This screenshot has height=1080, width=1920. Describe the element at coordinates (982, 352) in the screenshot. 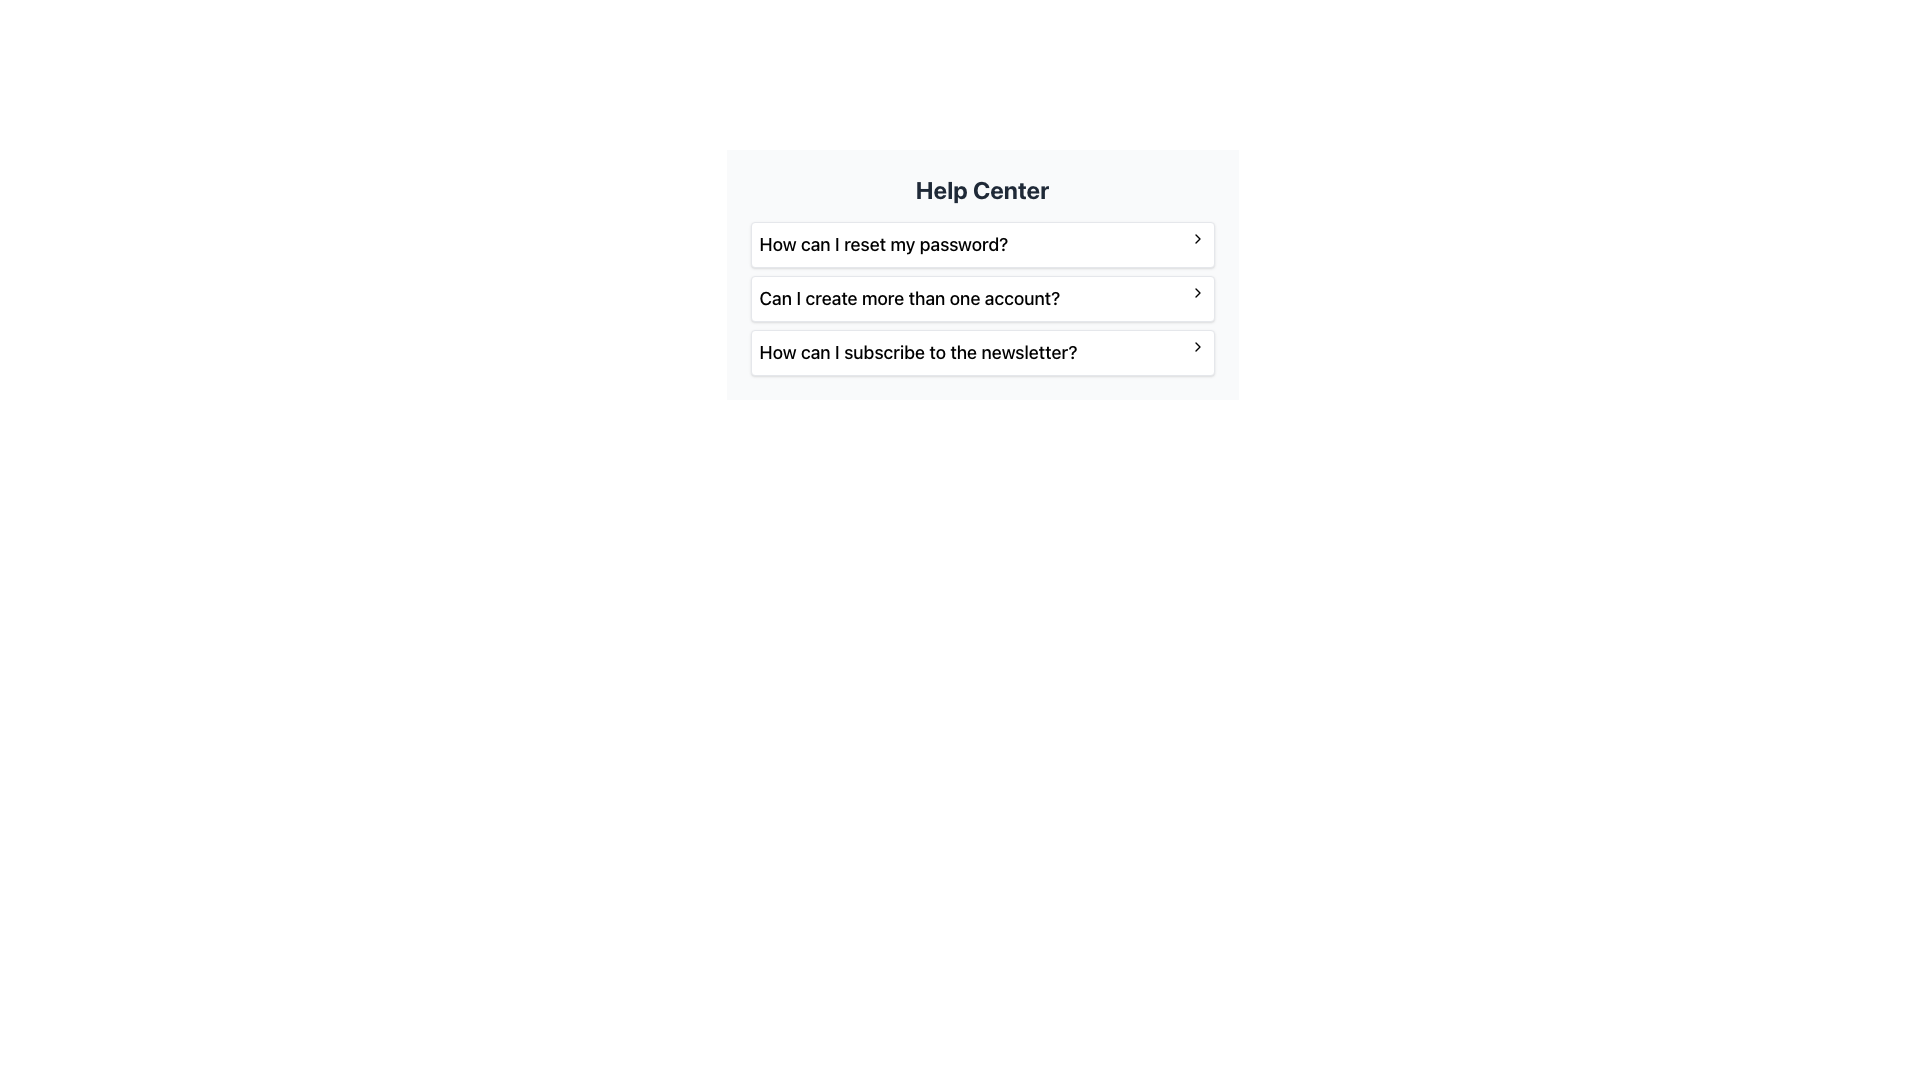

I see `the third item in the vertically stacked list of FAQ entries under the 'Help Center' header` at that location.